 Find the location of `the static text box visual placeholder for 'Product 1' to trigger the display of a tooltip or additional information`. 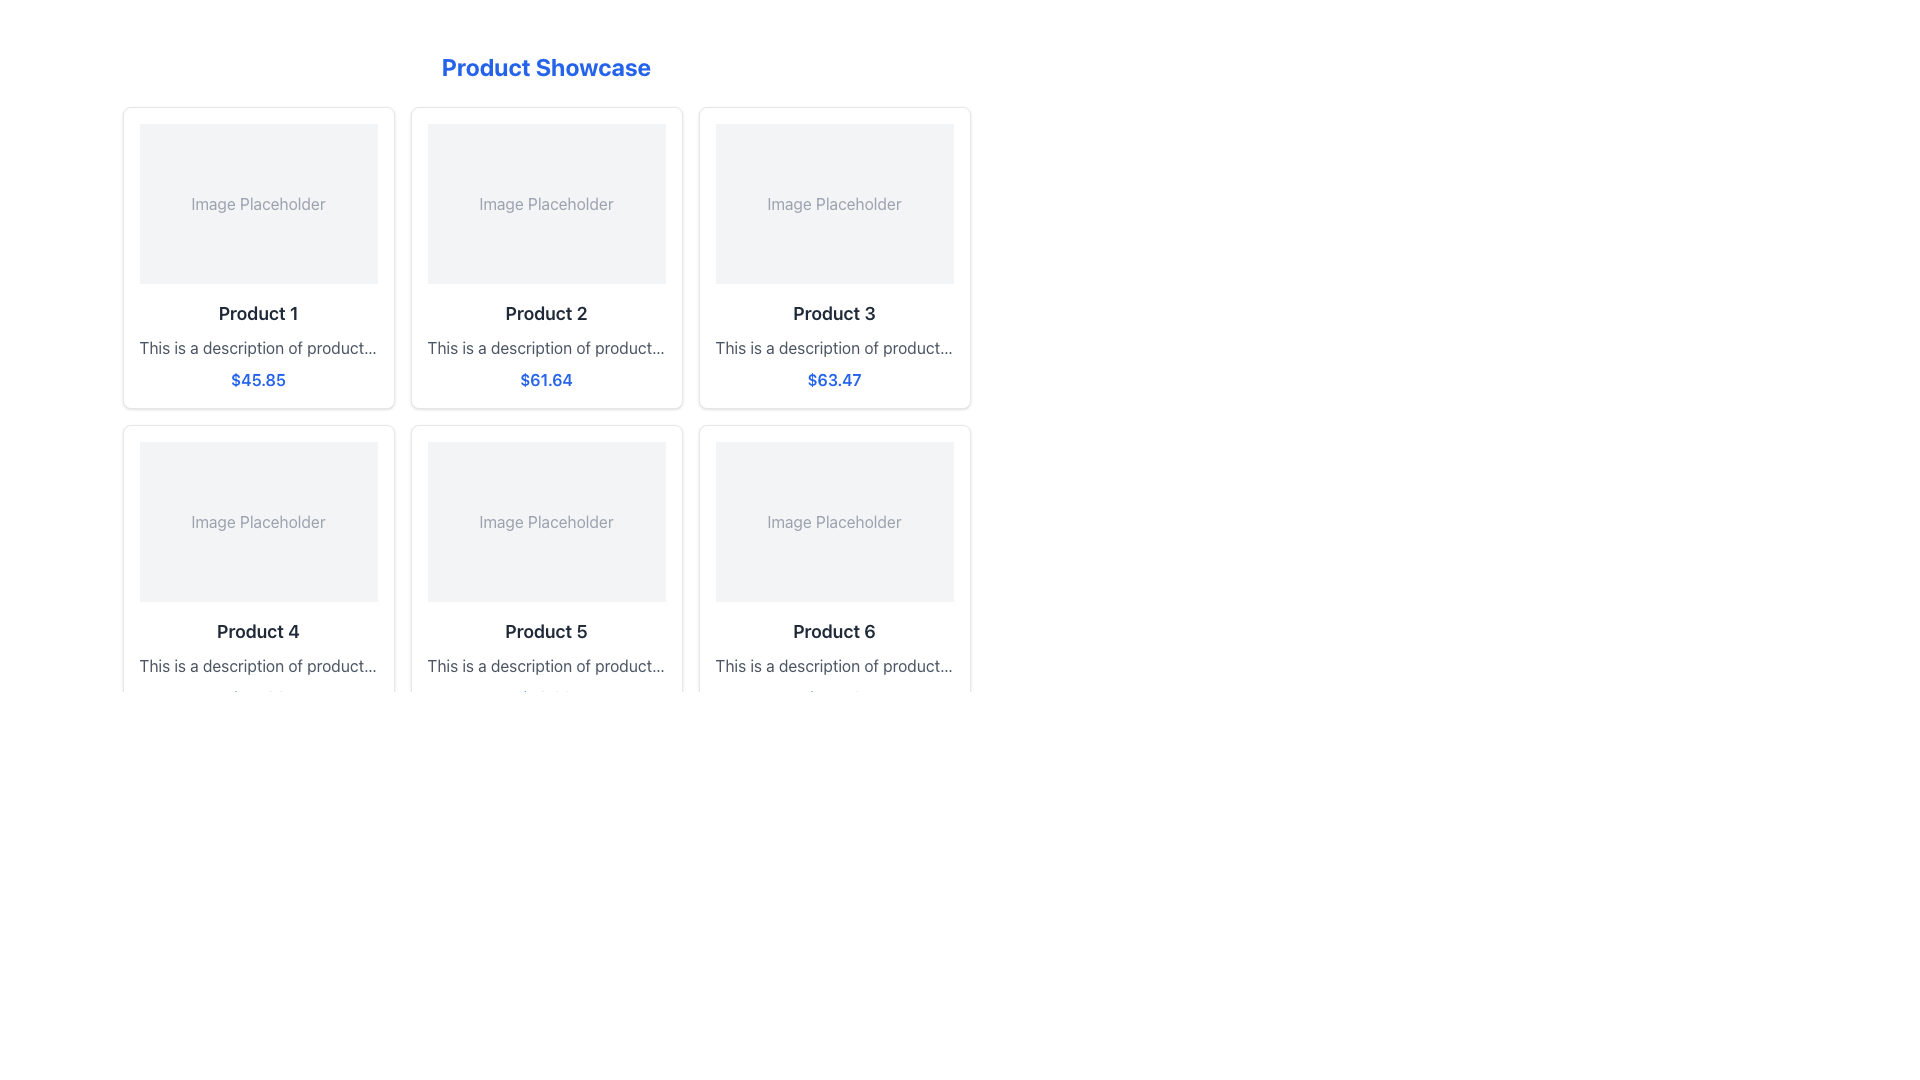

the static text box visual placeholder for 'Product 1' to trigger the display of a tooltip or additional information is located at coordinates (257, 204).